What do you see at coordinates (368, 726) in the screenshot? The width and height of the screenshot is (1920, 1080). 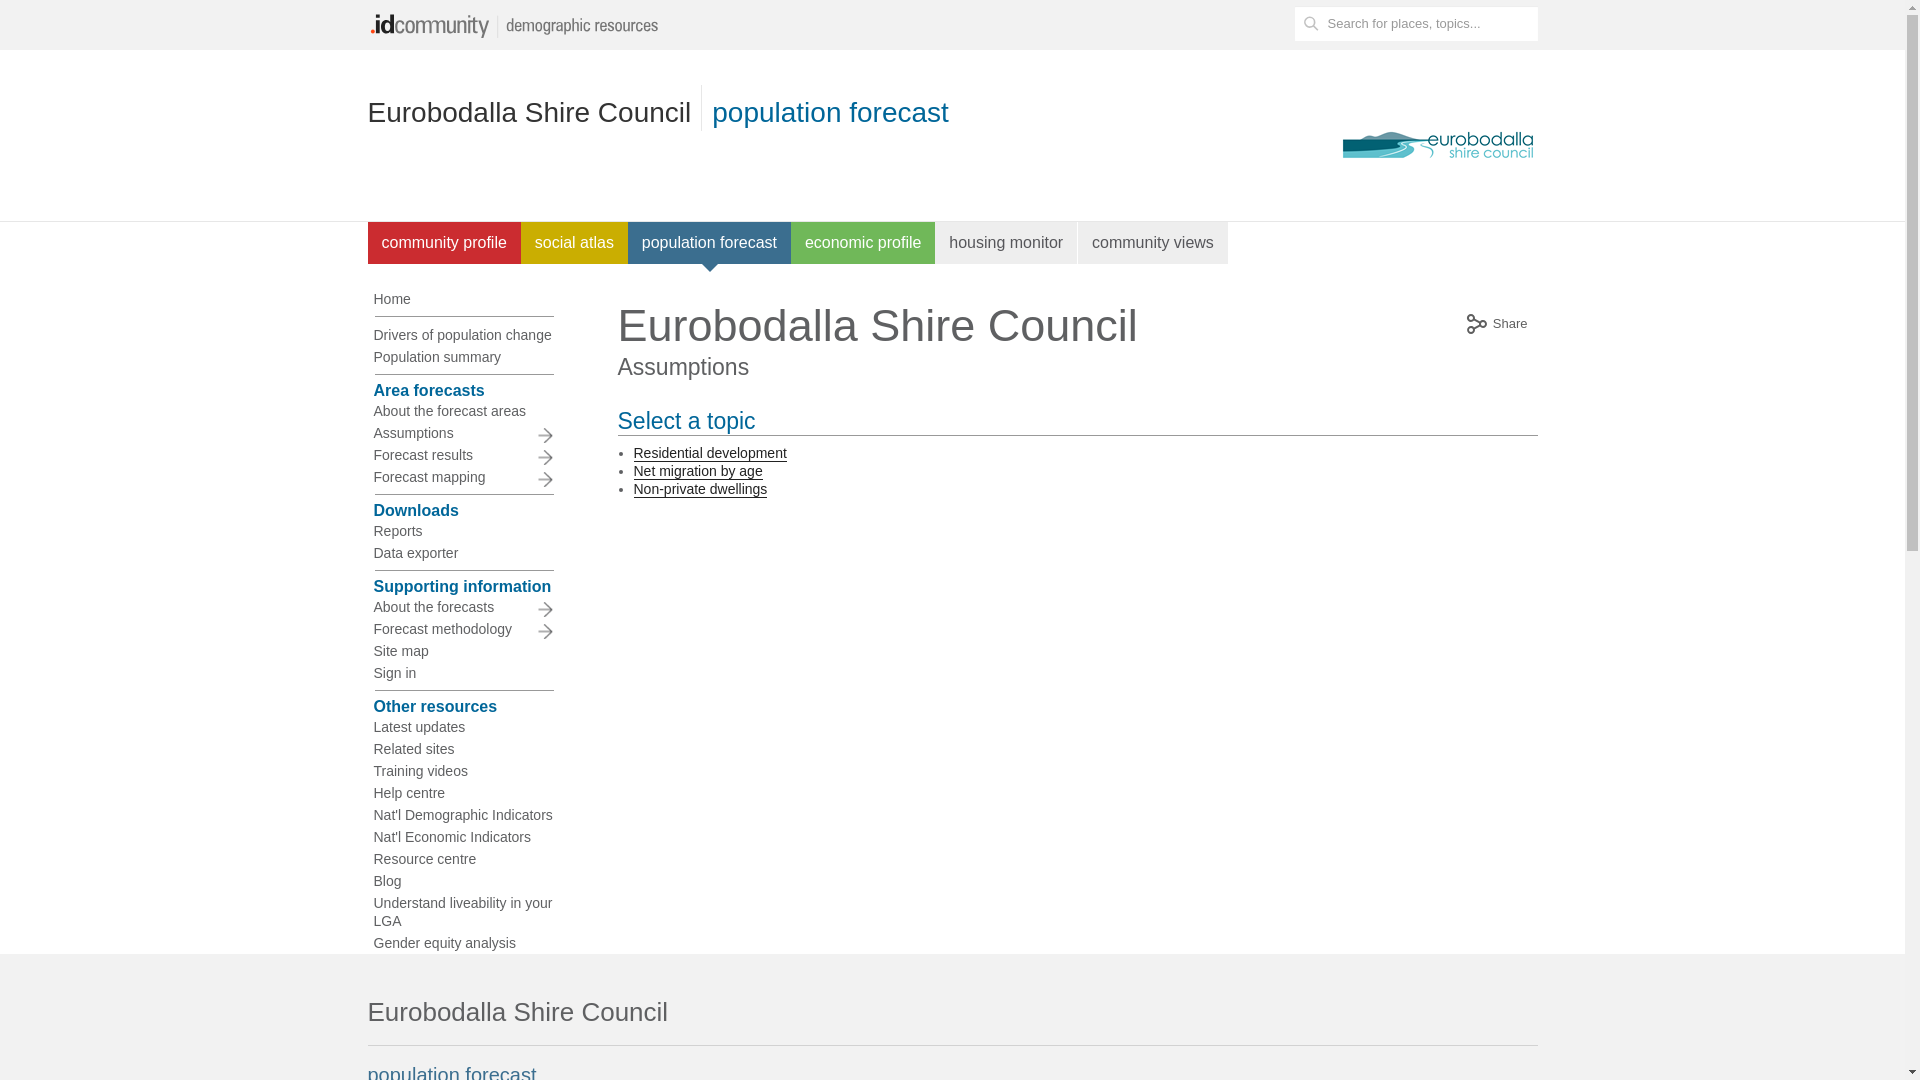 I see `'Latest updates'` at bounding box center [368, 726].